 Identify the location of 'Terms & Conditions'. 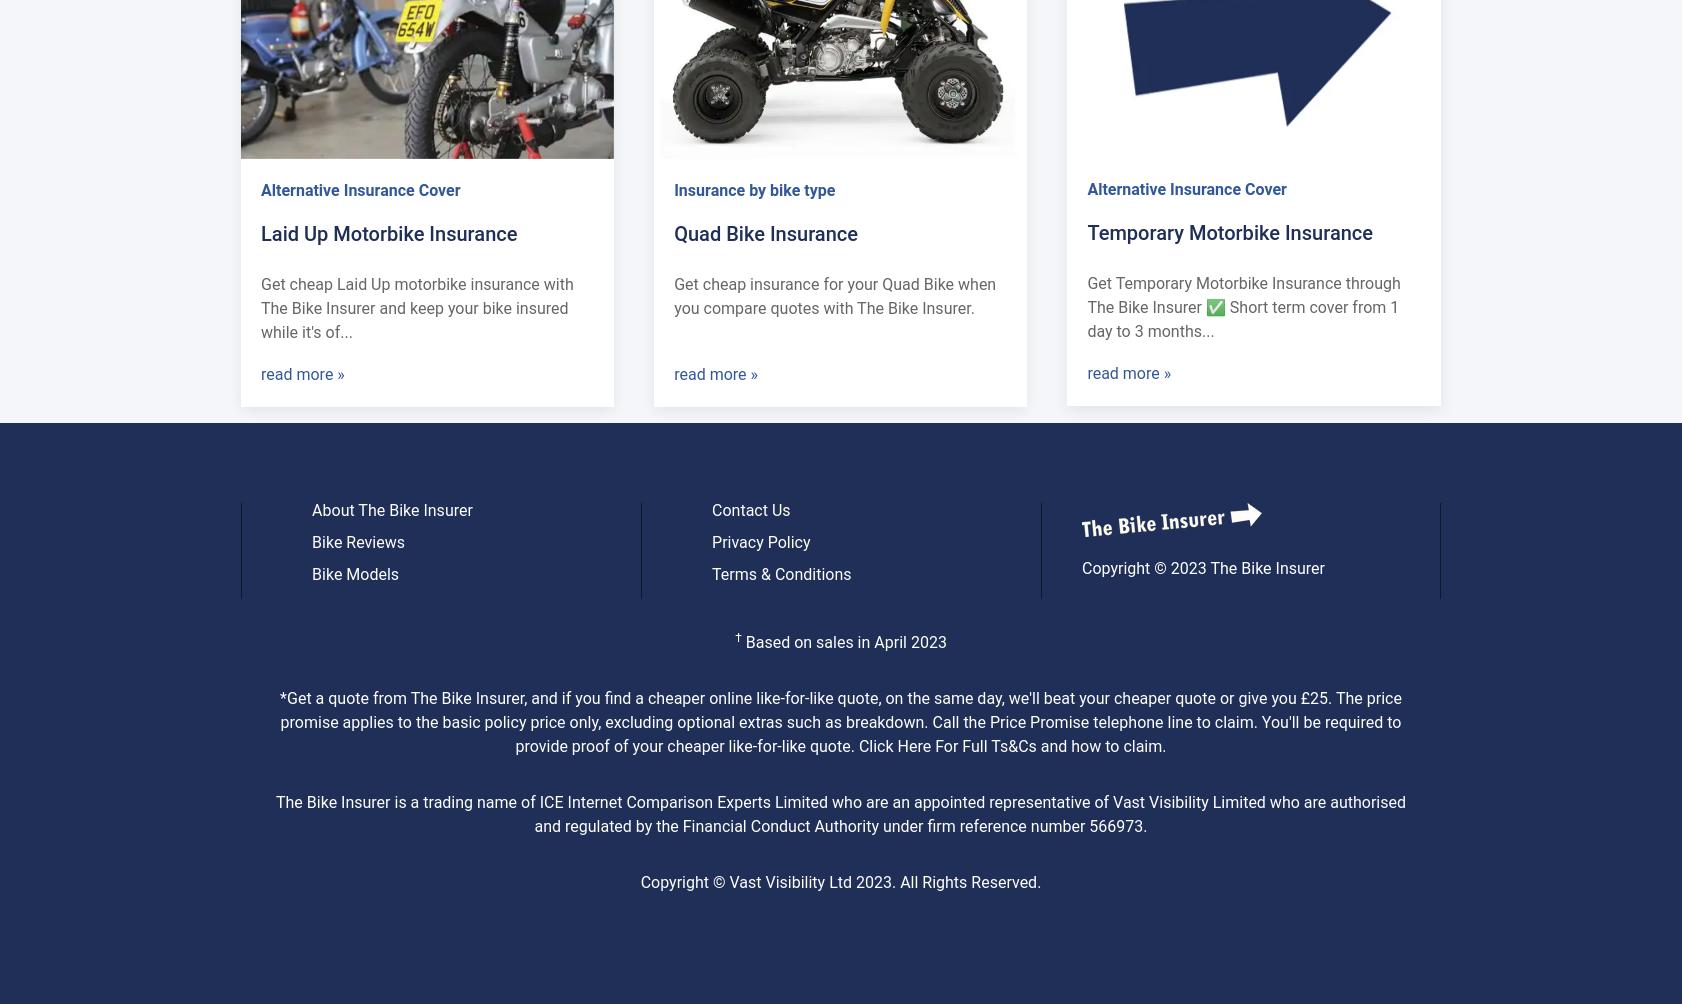
(781, 573).